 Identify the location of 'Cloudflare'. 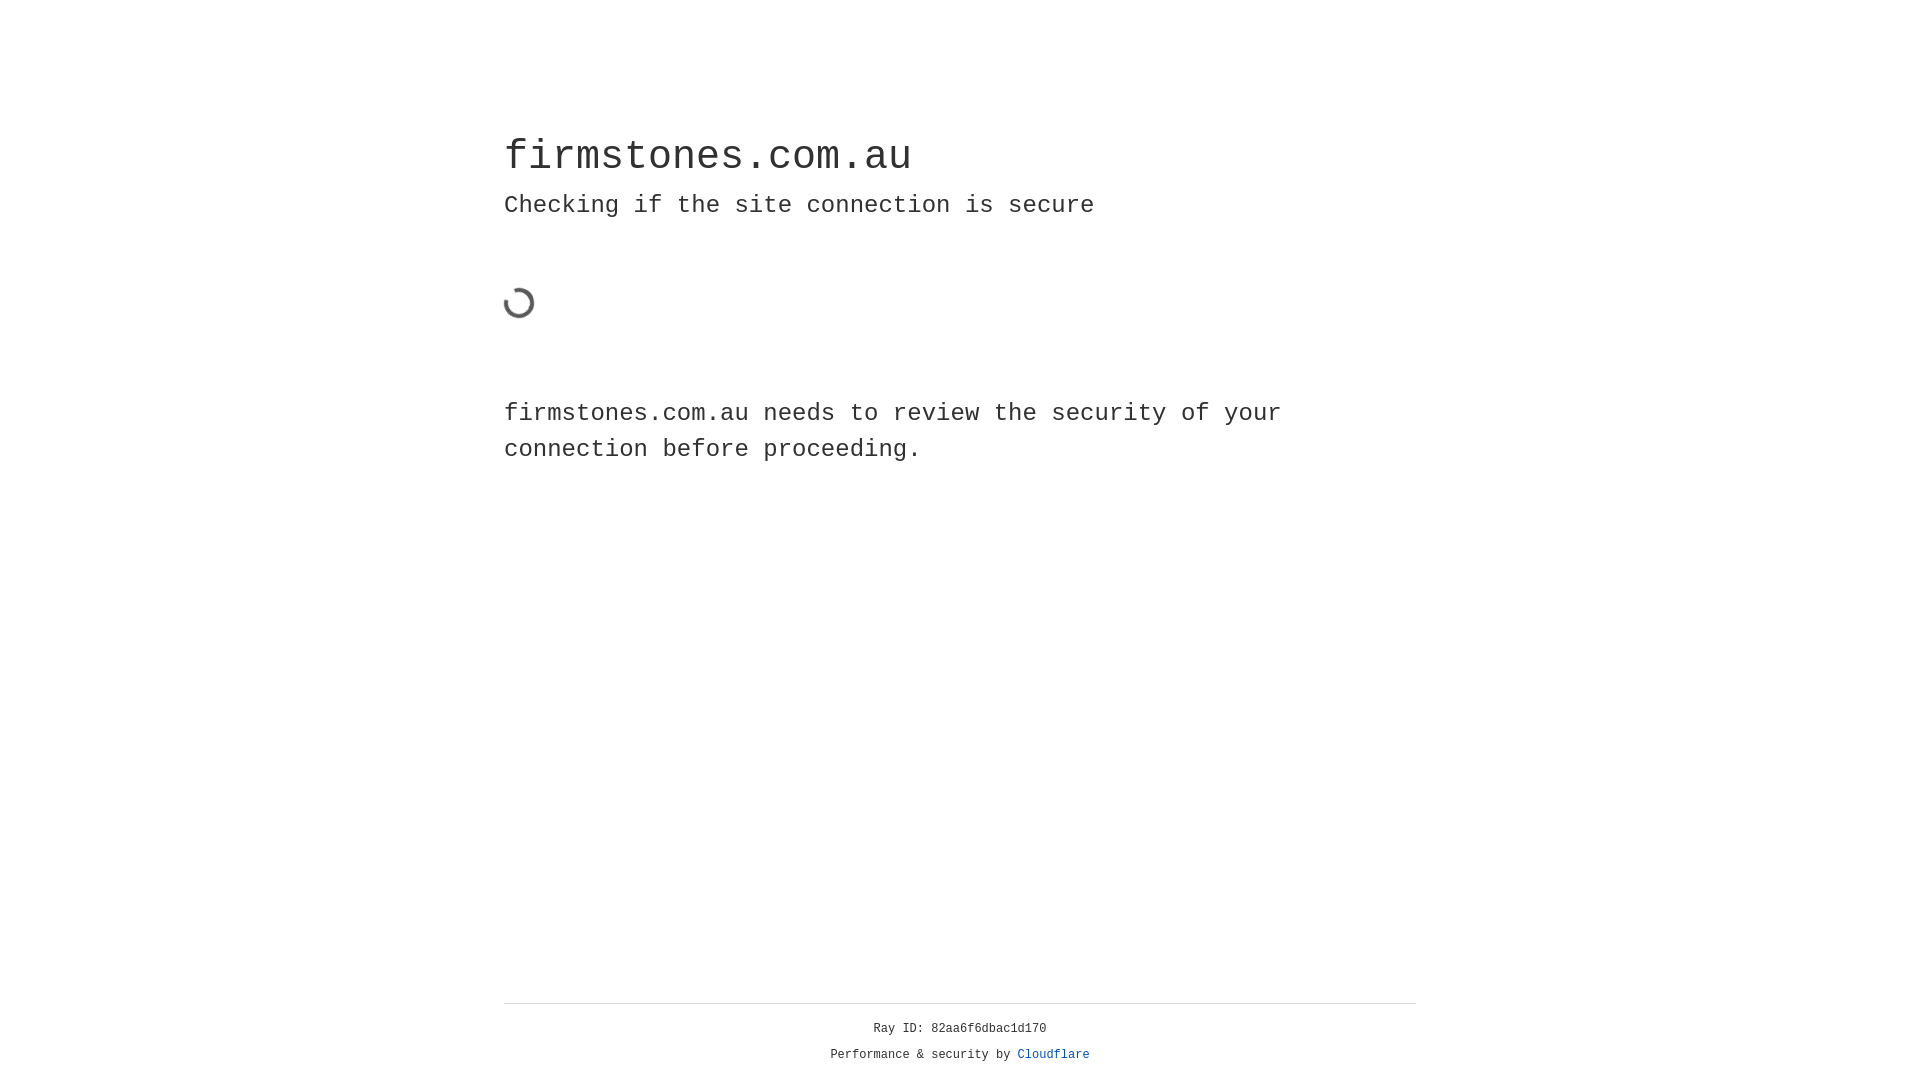
(1053, 1054).